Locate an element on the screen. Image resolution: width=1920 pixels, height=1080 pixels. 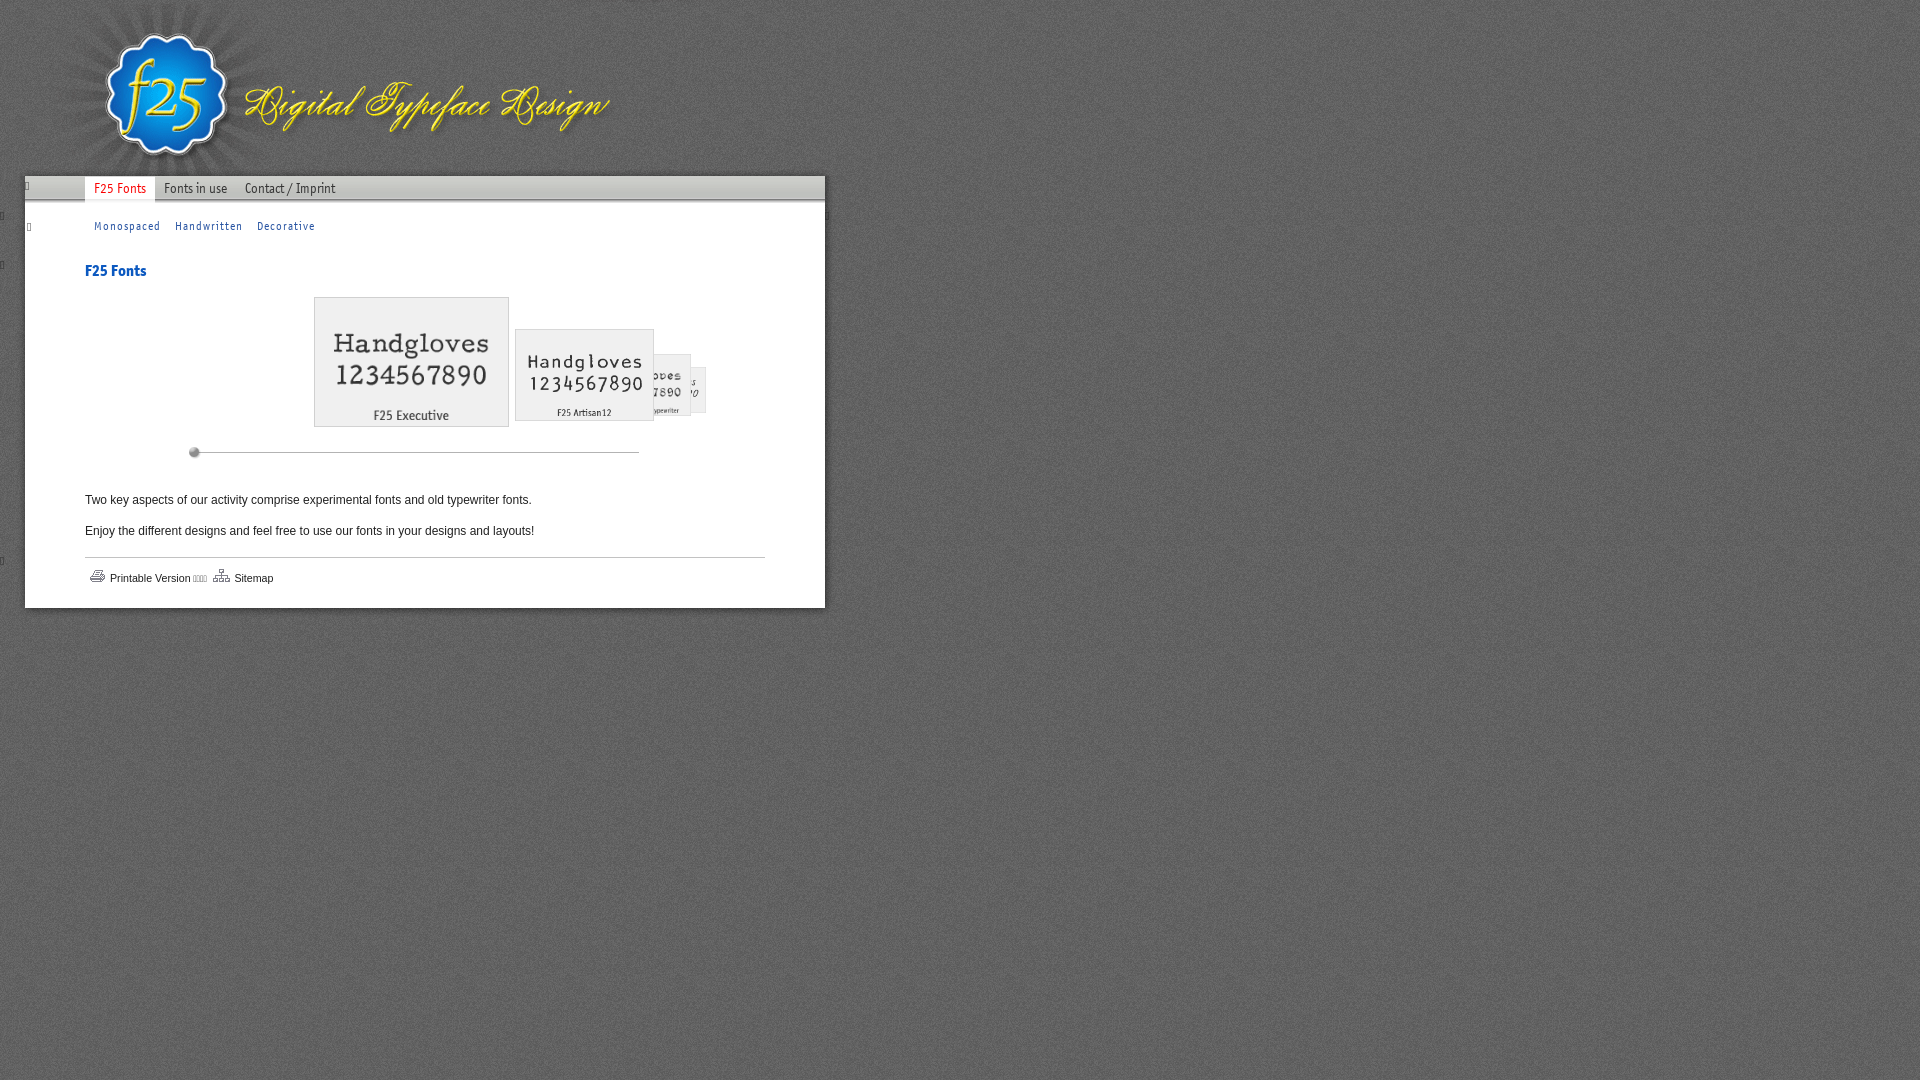
'Contact / Imprint' is located at coordinates (288, 196).